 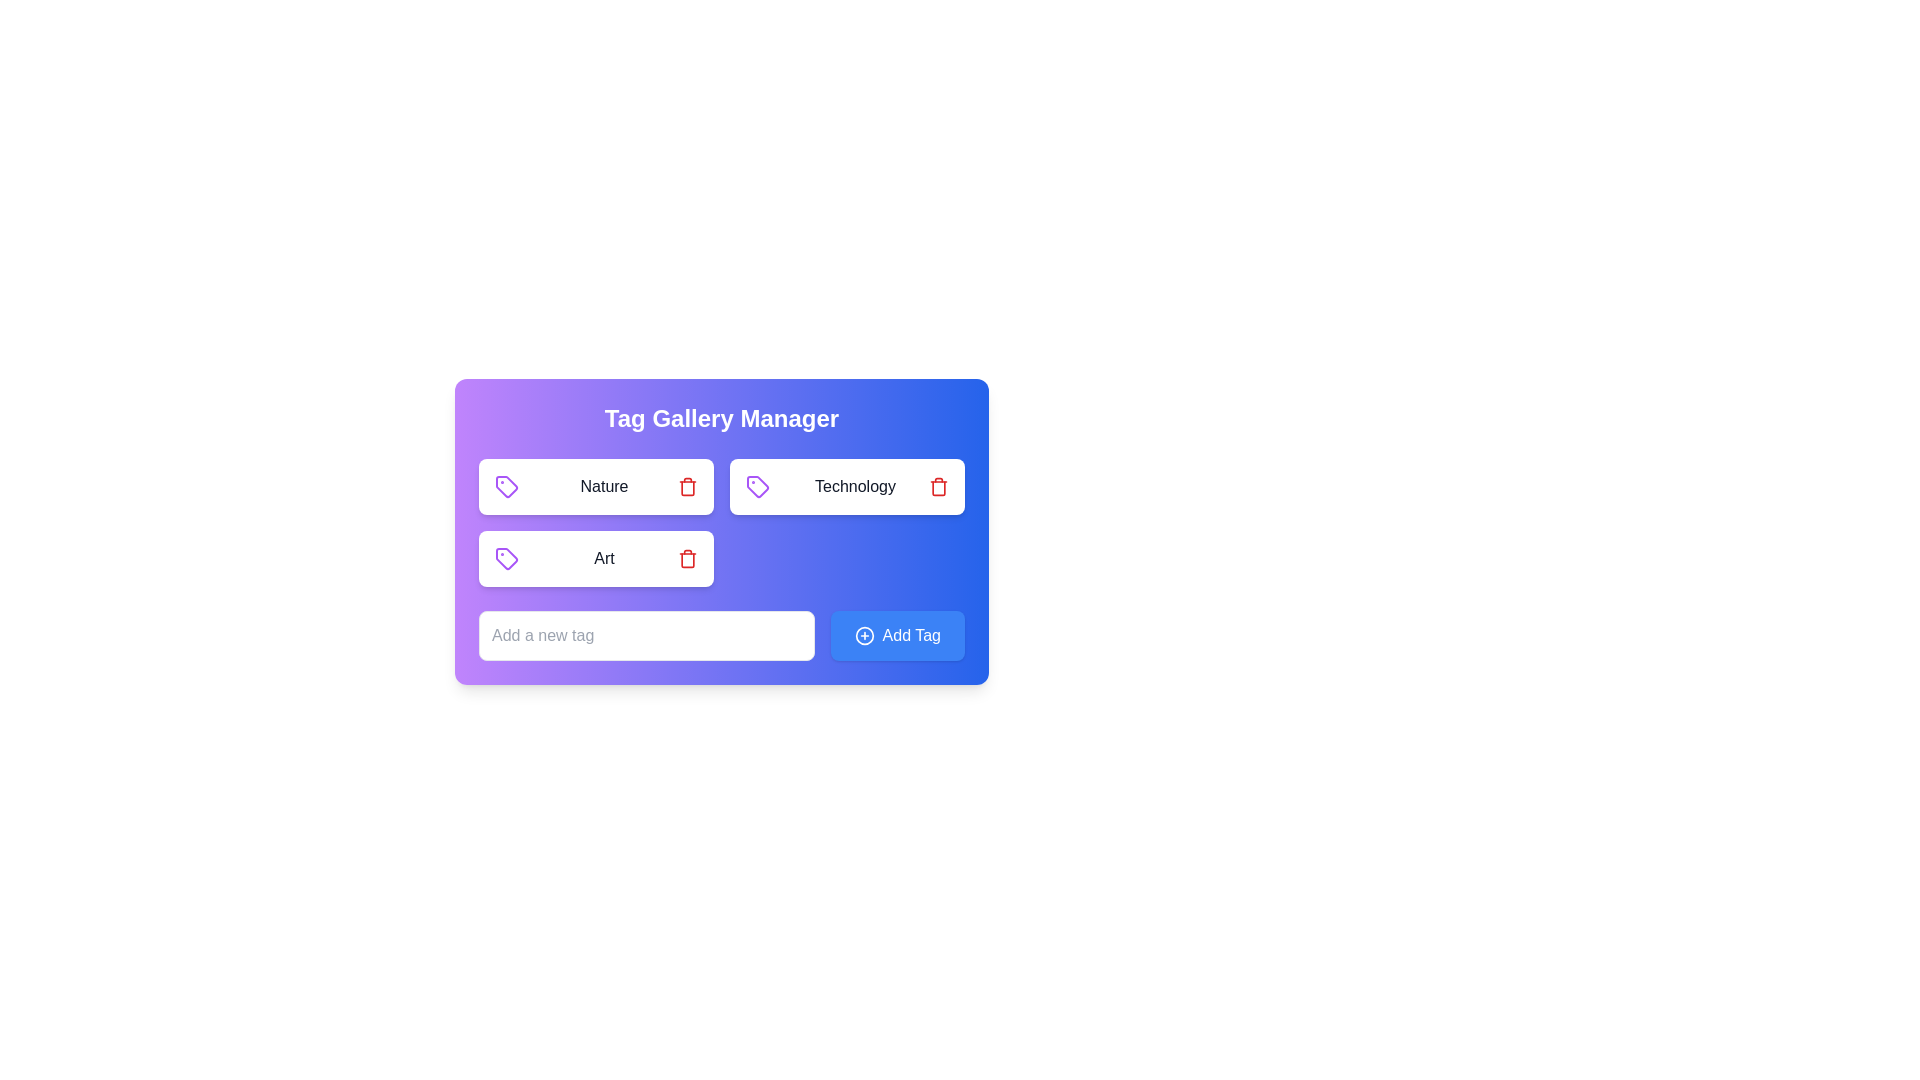 What do you see at coordinates (757, 486) in the screenshot?
I see `the 'Technology' tag icon located to the left of the text 'Technology' and adjacent to the delete icon` at bounding box center [757, 486].